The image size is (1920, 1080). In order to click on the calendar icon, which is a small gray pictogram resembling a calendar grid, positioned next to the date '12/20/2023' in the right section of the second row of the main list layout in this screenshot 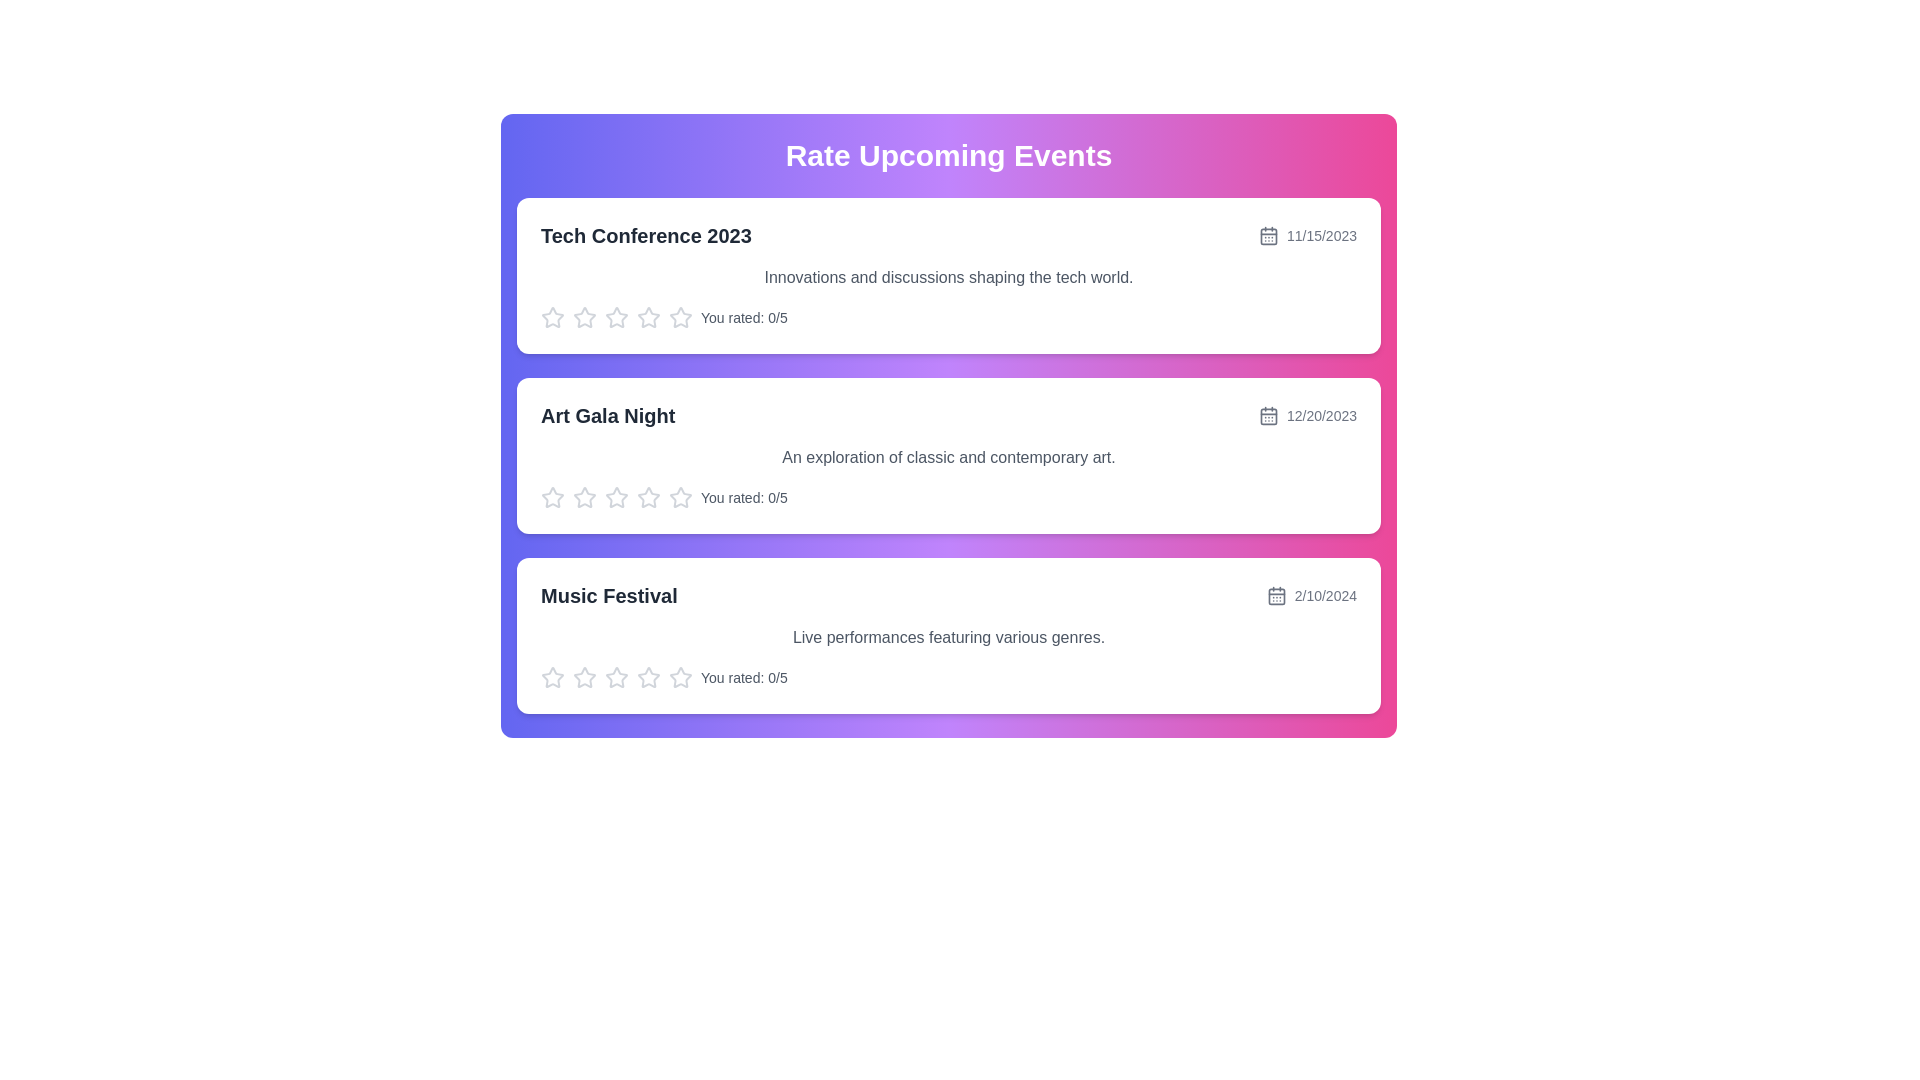, I will do `click(1267, 415)`.